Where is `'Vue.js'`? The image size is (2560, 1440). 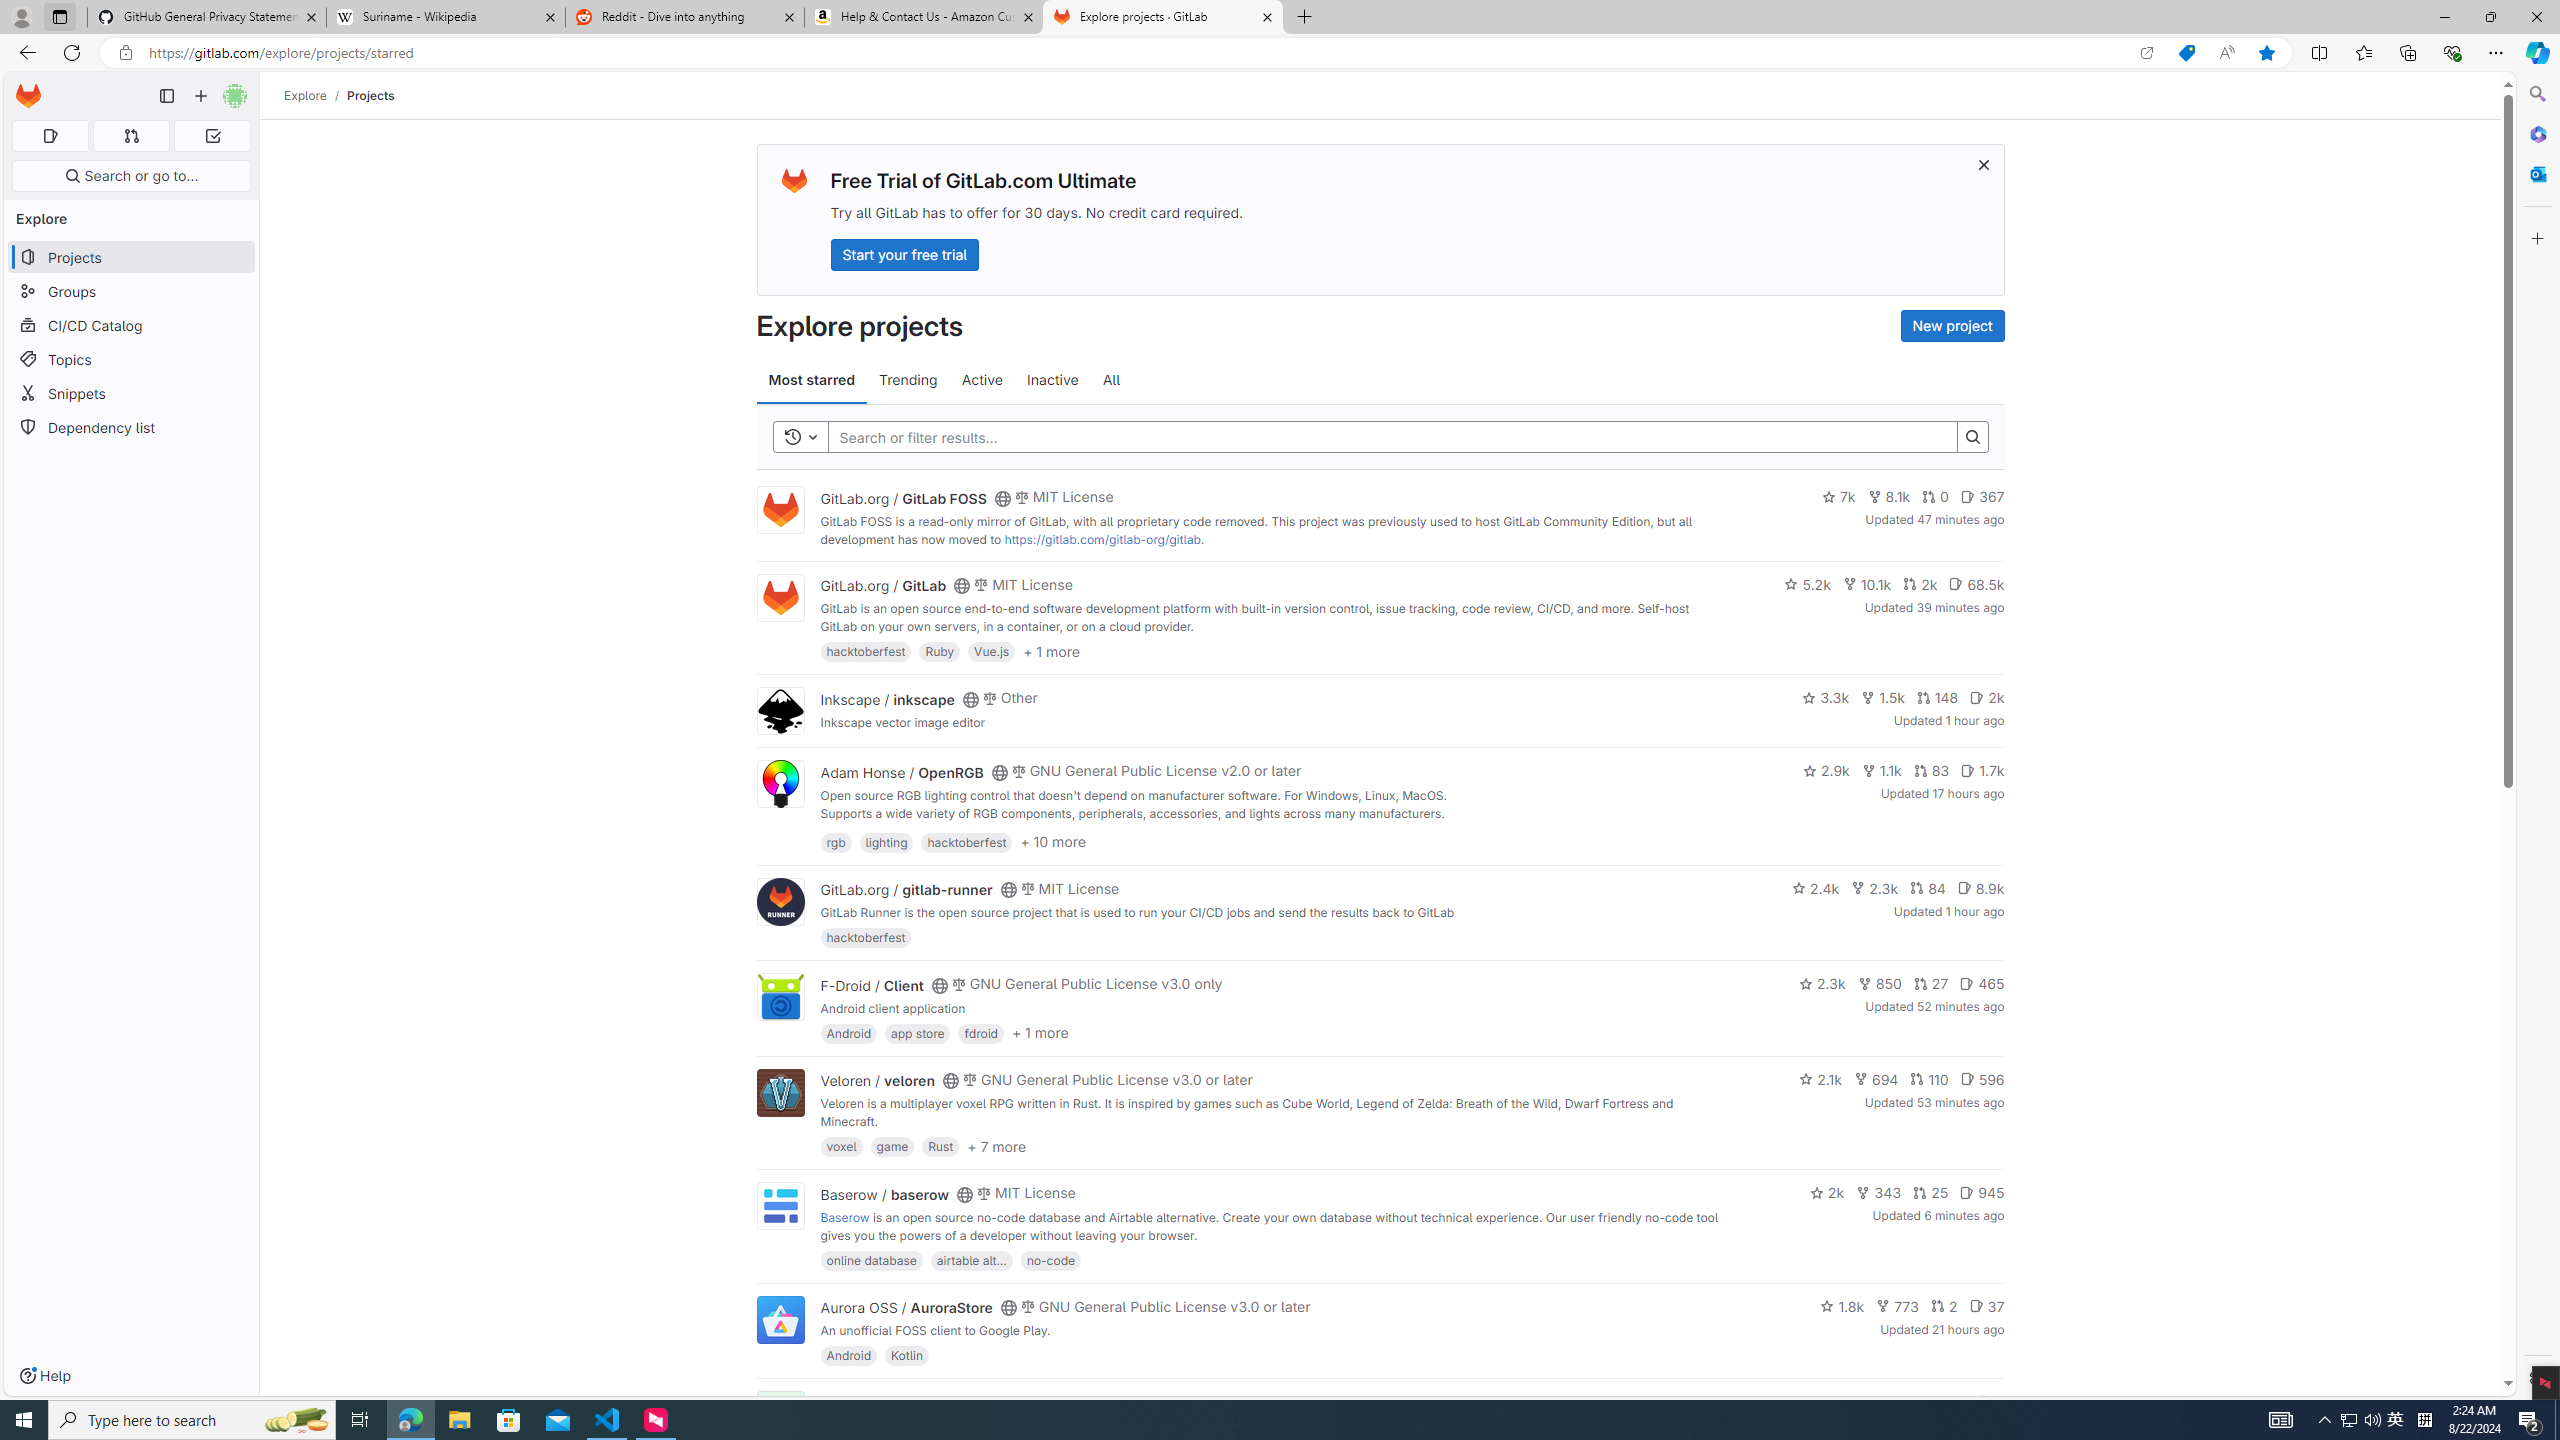 'Vue.js' is located at coordinates (991, 651).